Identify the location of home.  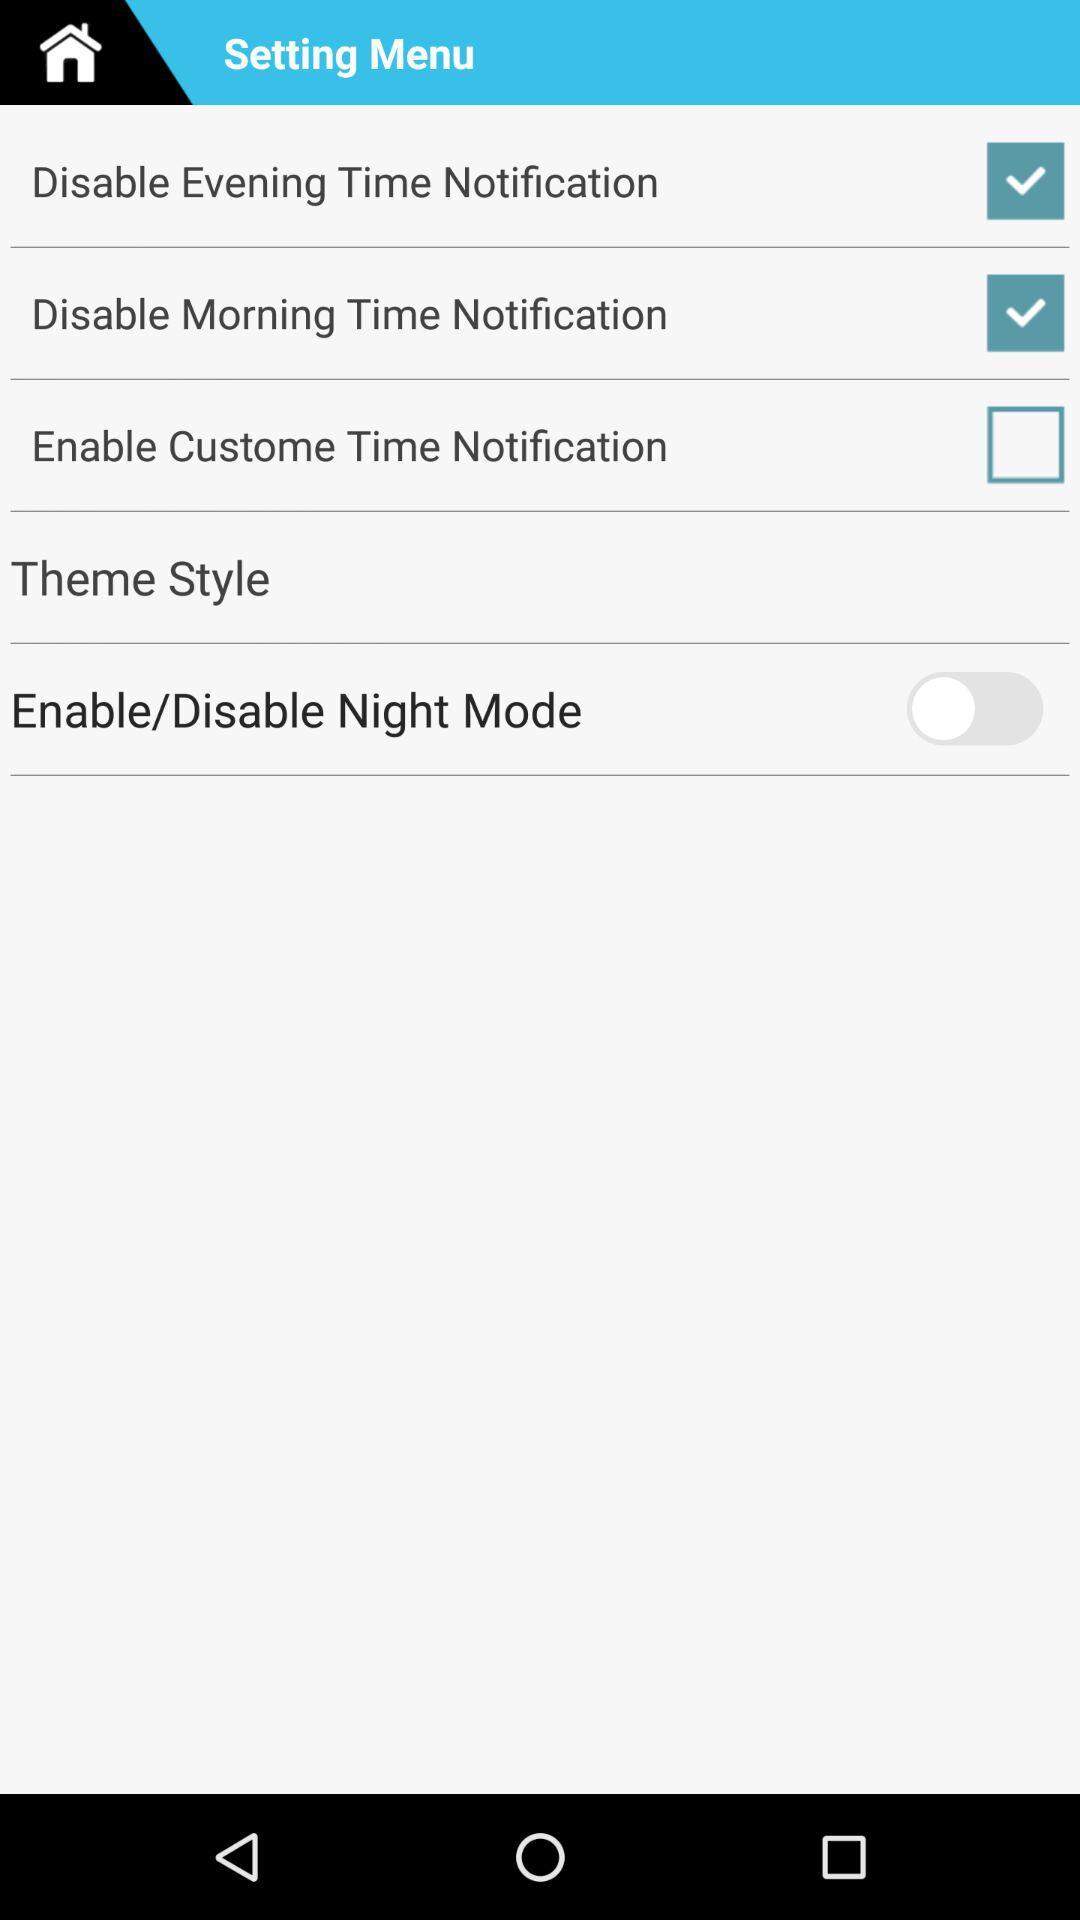
(104, 52).